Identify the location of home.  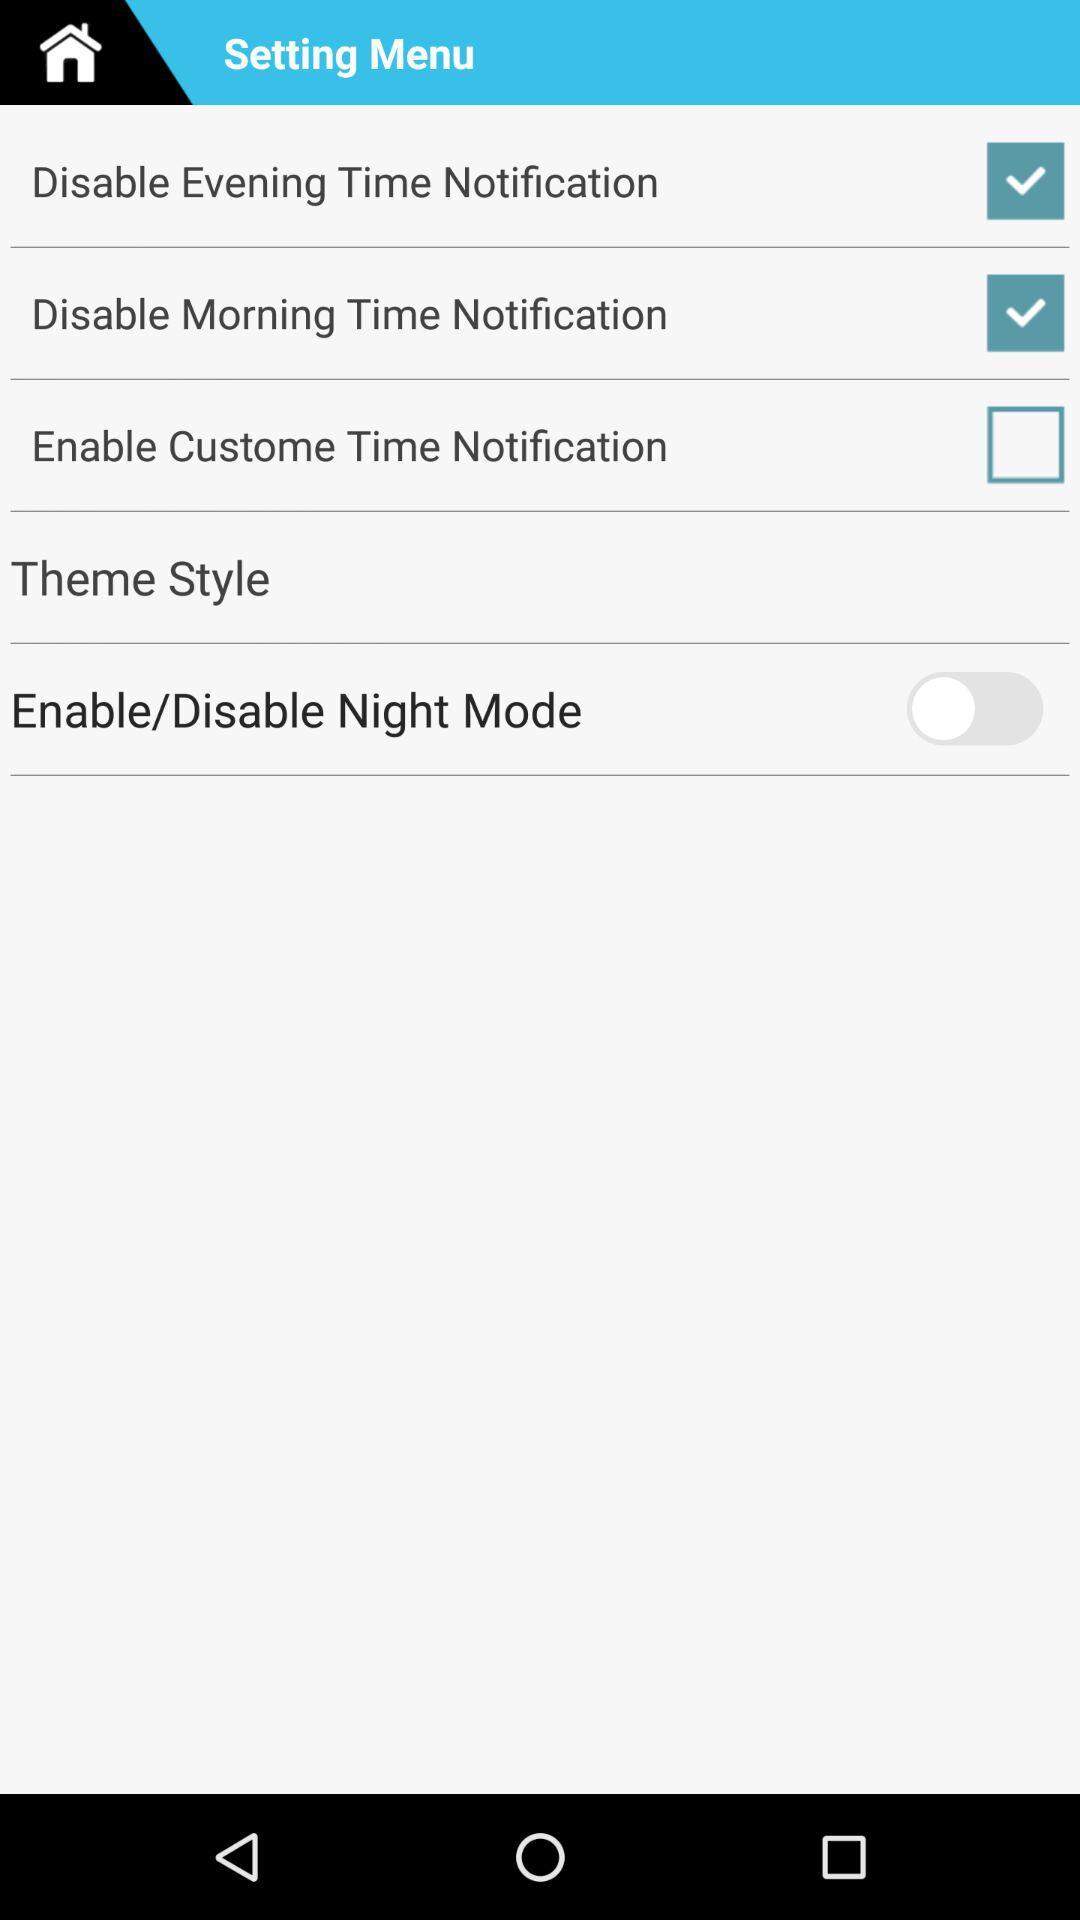
(104, 52).